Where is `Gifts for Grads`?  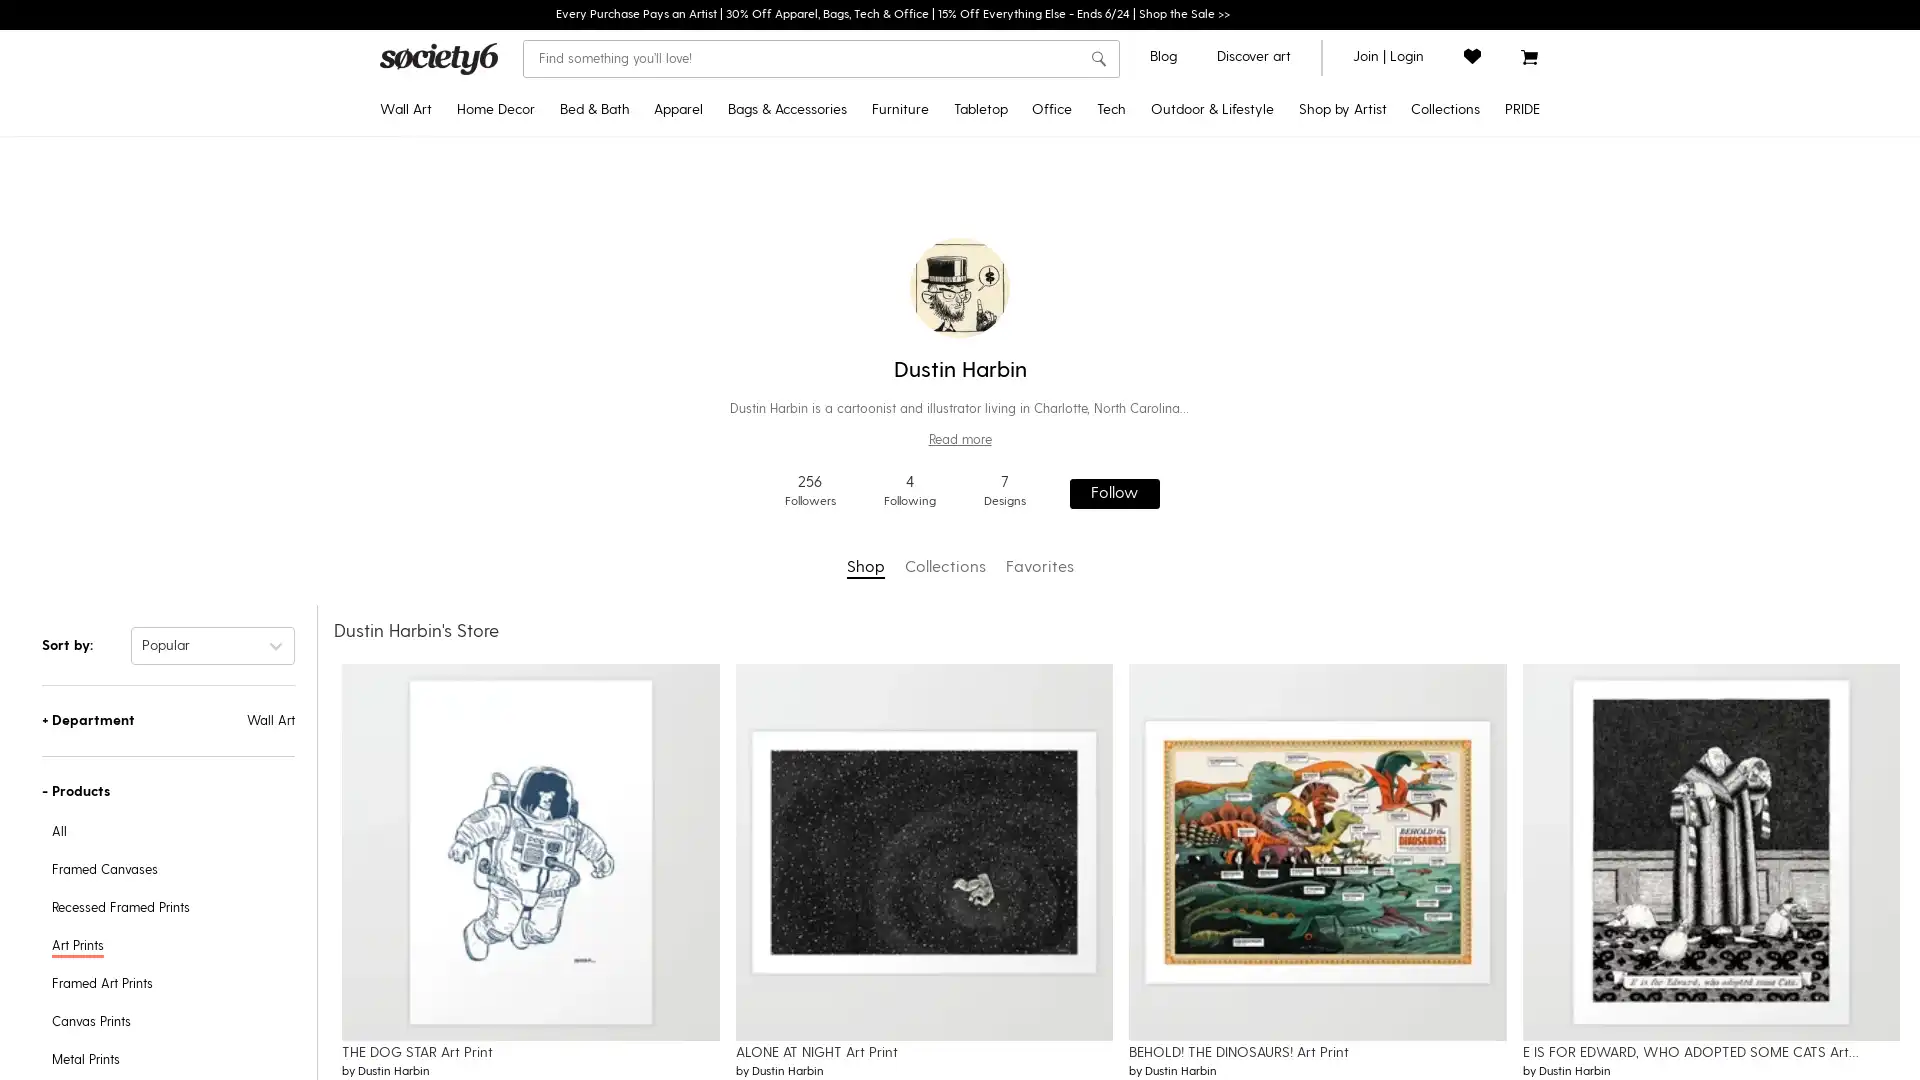 Gifts for Grads is located at coordinates (1371, 193).